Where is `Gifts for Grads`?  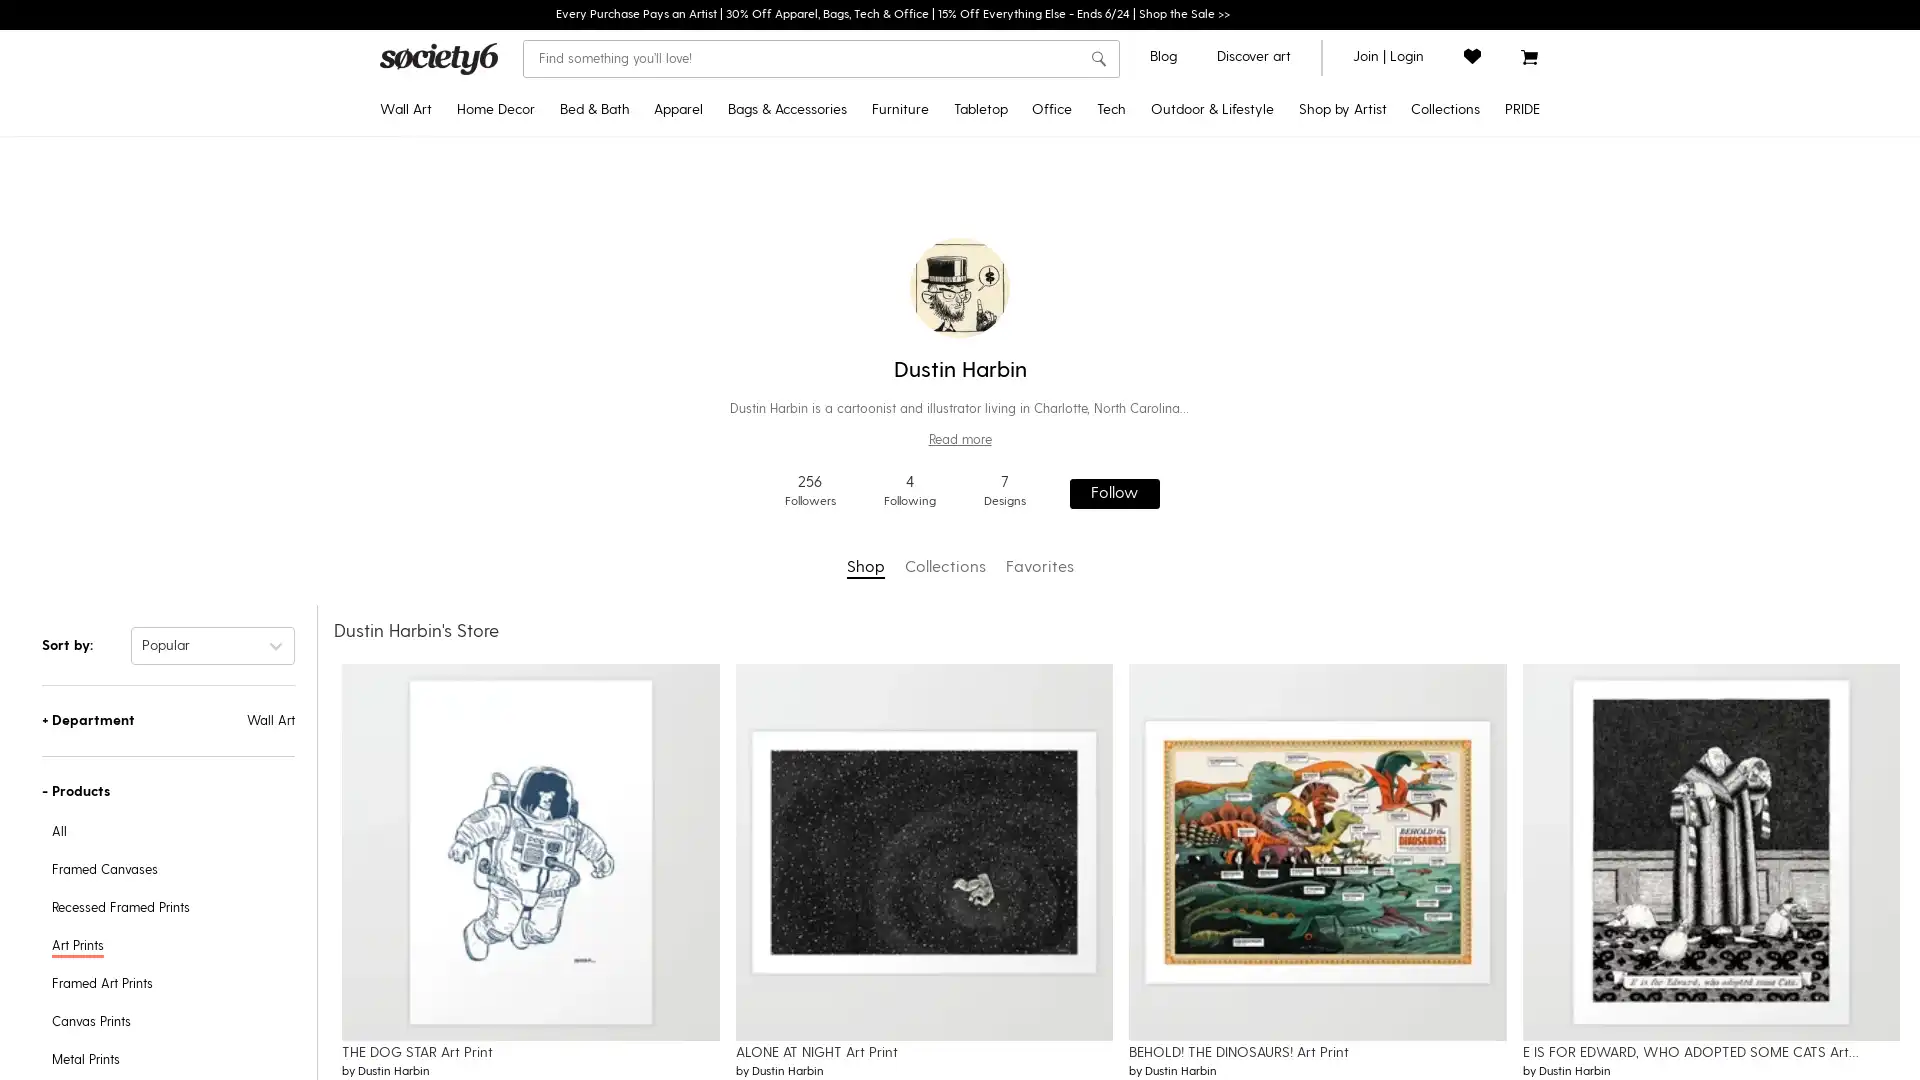 Gifts for Grads is located at coordinates (1371, 193).